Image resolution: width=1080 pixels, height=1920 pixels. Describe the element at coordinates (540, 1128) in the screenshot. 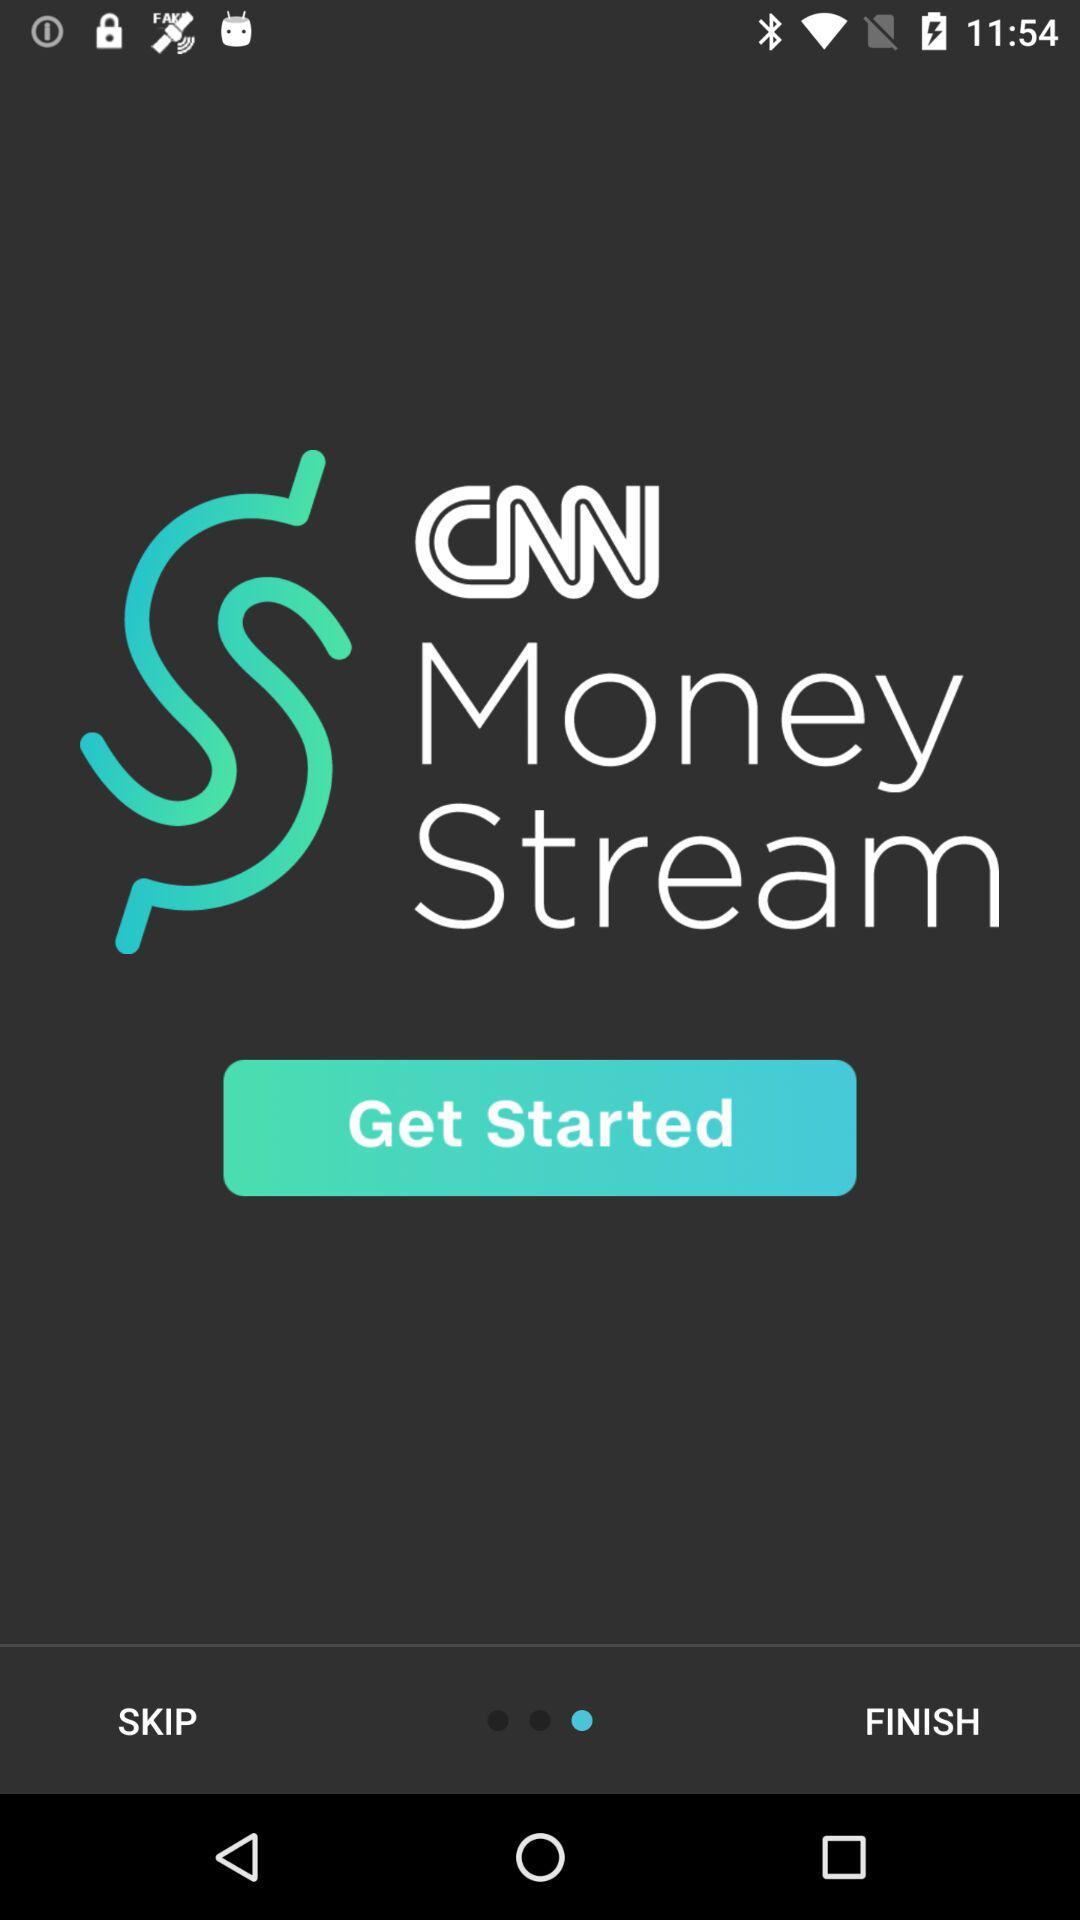

I see `staet app` at that location.